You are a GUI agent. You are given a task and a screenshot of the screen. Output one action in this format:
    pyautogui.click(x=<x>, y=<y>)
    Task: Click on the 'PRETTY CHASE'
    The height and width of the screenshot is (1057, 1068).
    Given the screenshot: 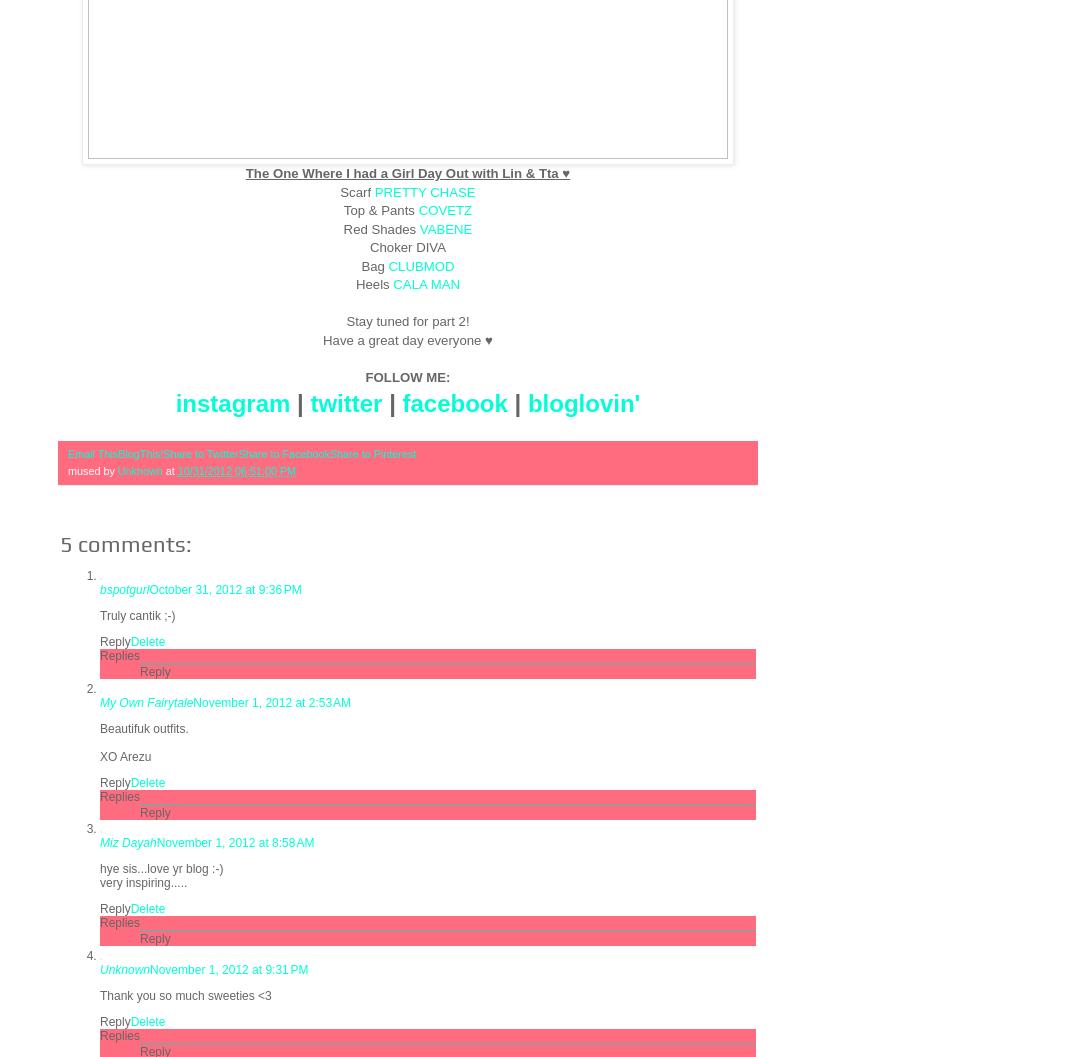 What is the action you would take?
    pyautogui.click(x=424, y=191)
    